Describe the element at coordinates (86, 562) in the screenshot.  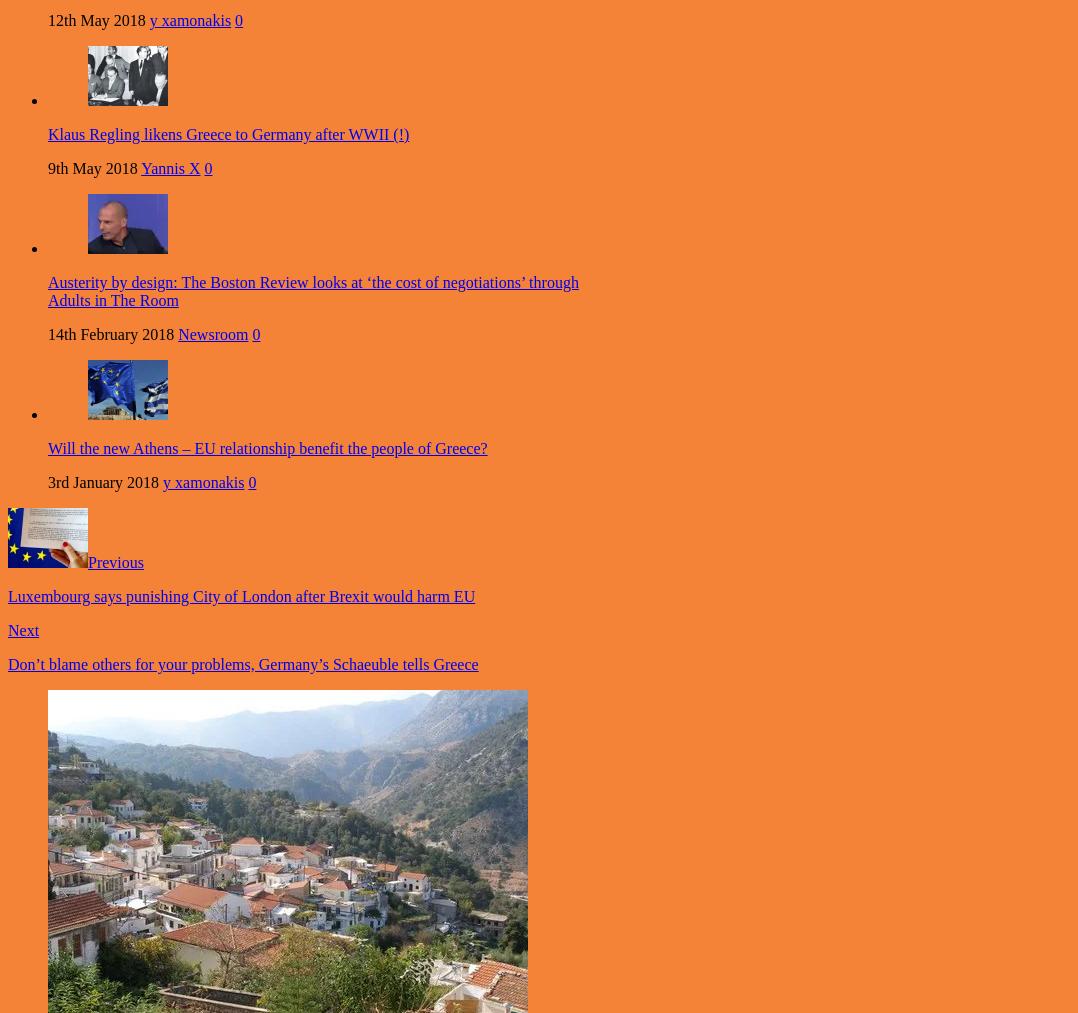
I see `'Previous'` at that location.